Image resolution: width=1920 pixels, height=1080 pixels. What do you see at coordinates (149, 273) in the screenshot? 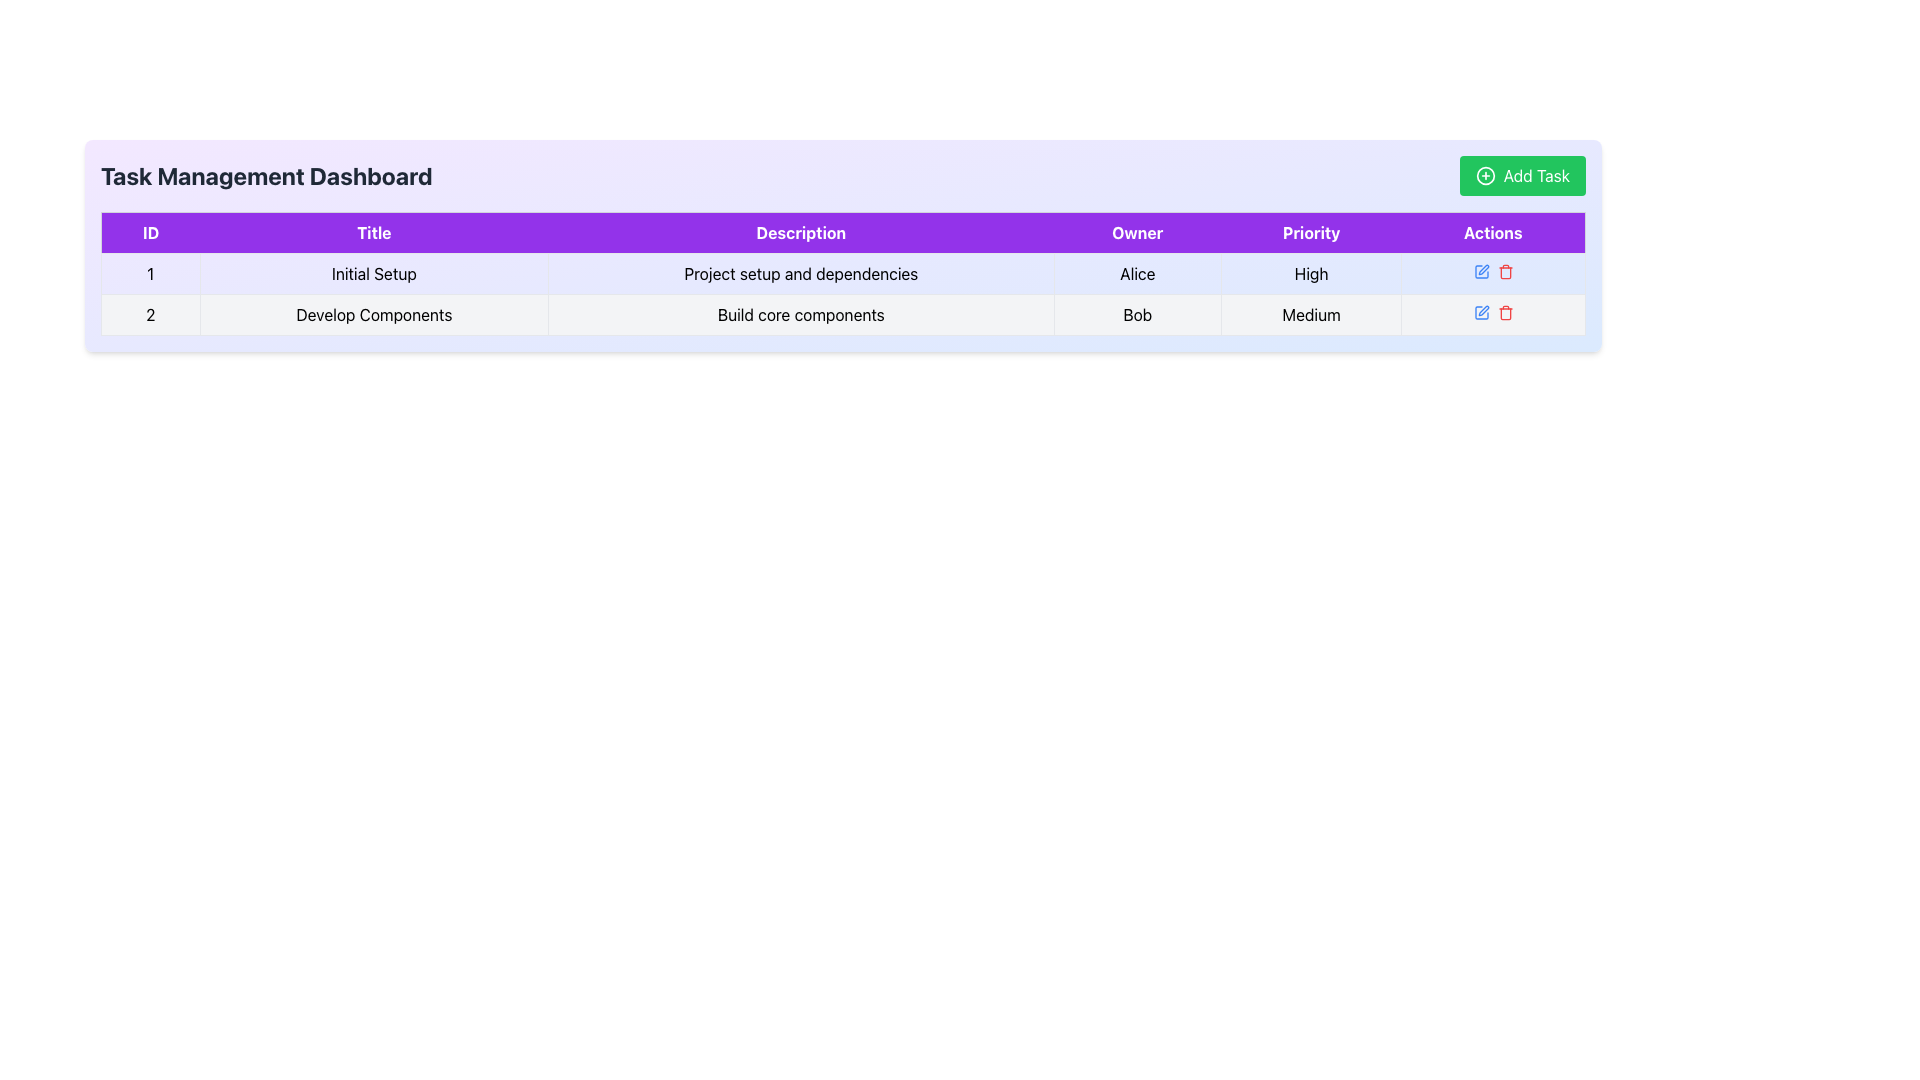
I see `the table cell containing the numerical value '1' in the 'ID' column, which is styled in black text and is located at the top-left corner of the table` at bounding box center [149, 273].